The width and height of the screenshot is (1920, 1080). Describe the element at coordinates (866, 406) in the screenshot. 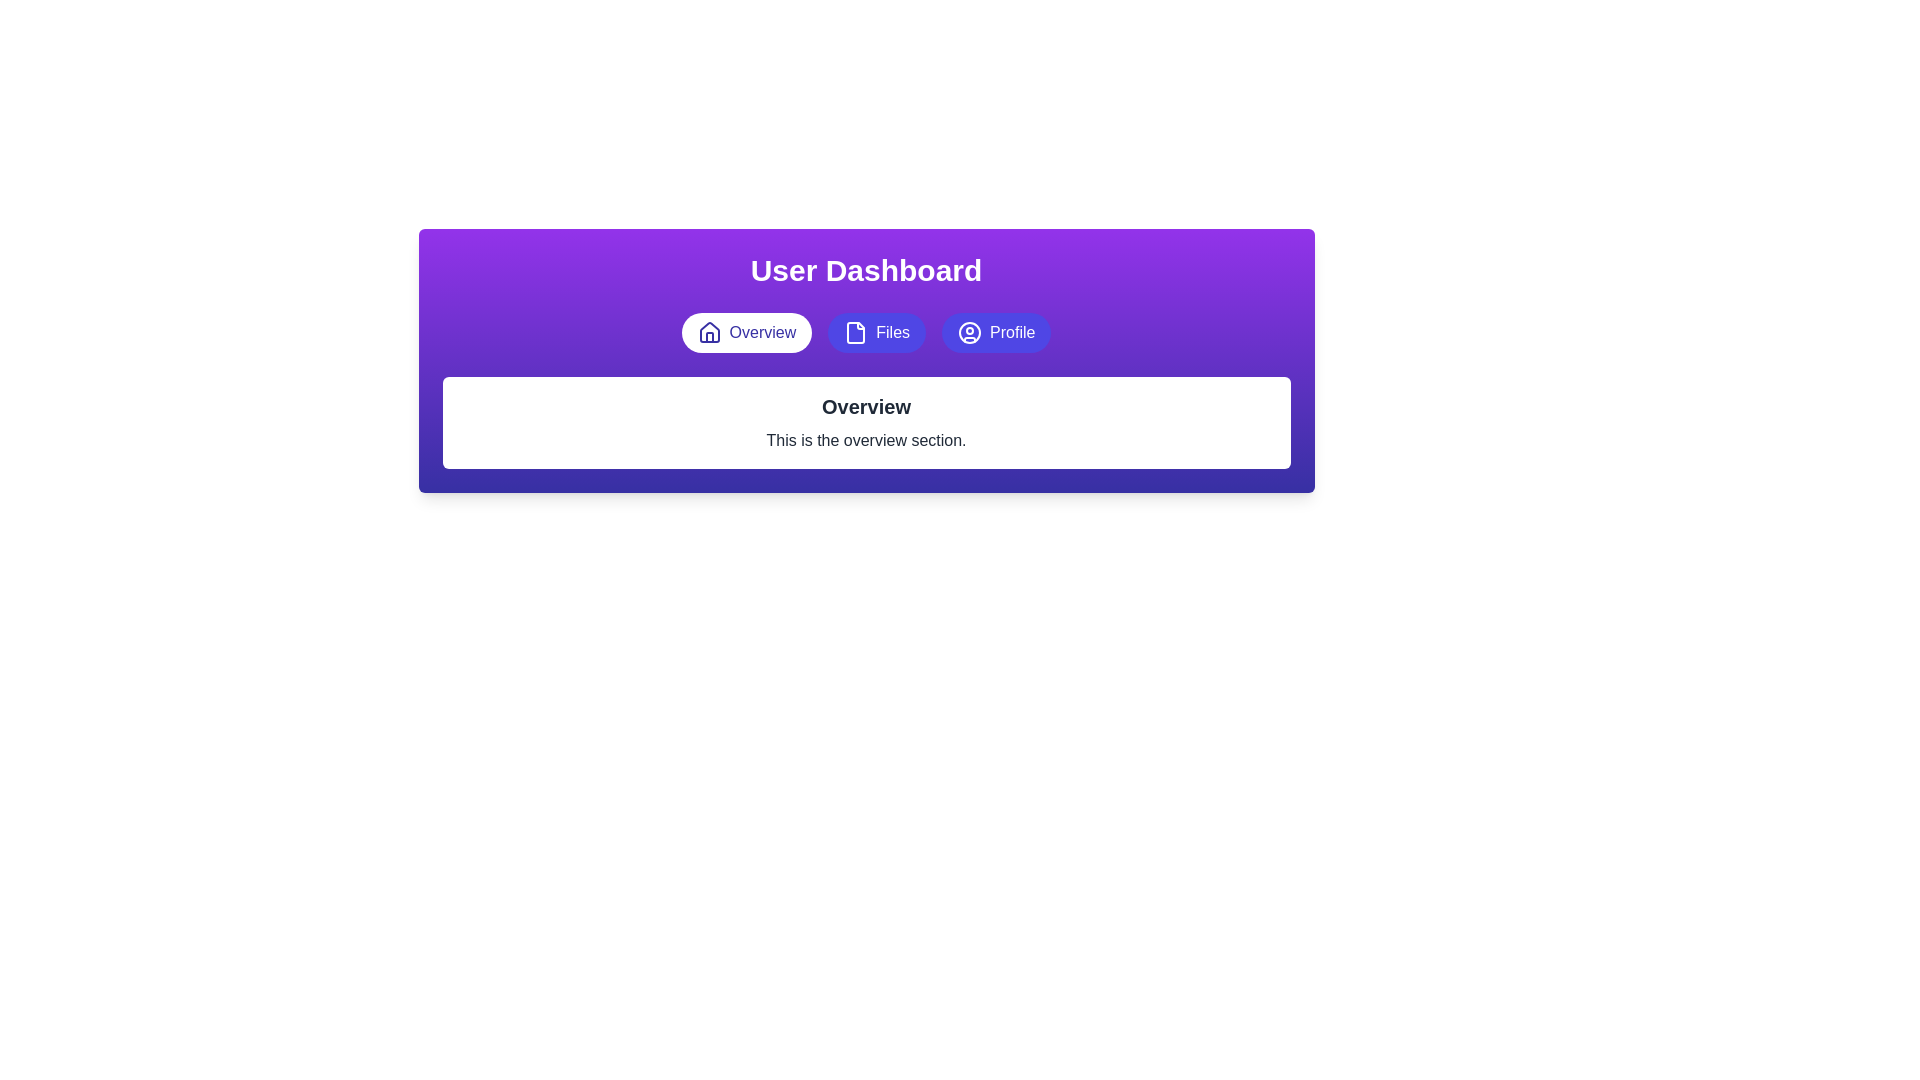

I see `the 'Overview' text label, which is a bold, center-aligned title above a descriptive paragraph in the main card beneath the dashboard header` at that location.